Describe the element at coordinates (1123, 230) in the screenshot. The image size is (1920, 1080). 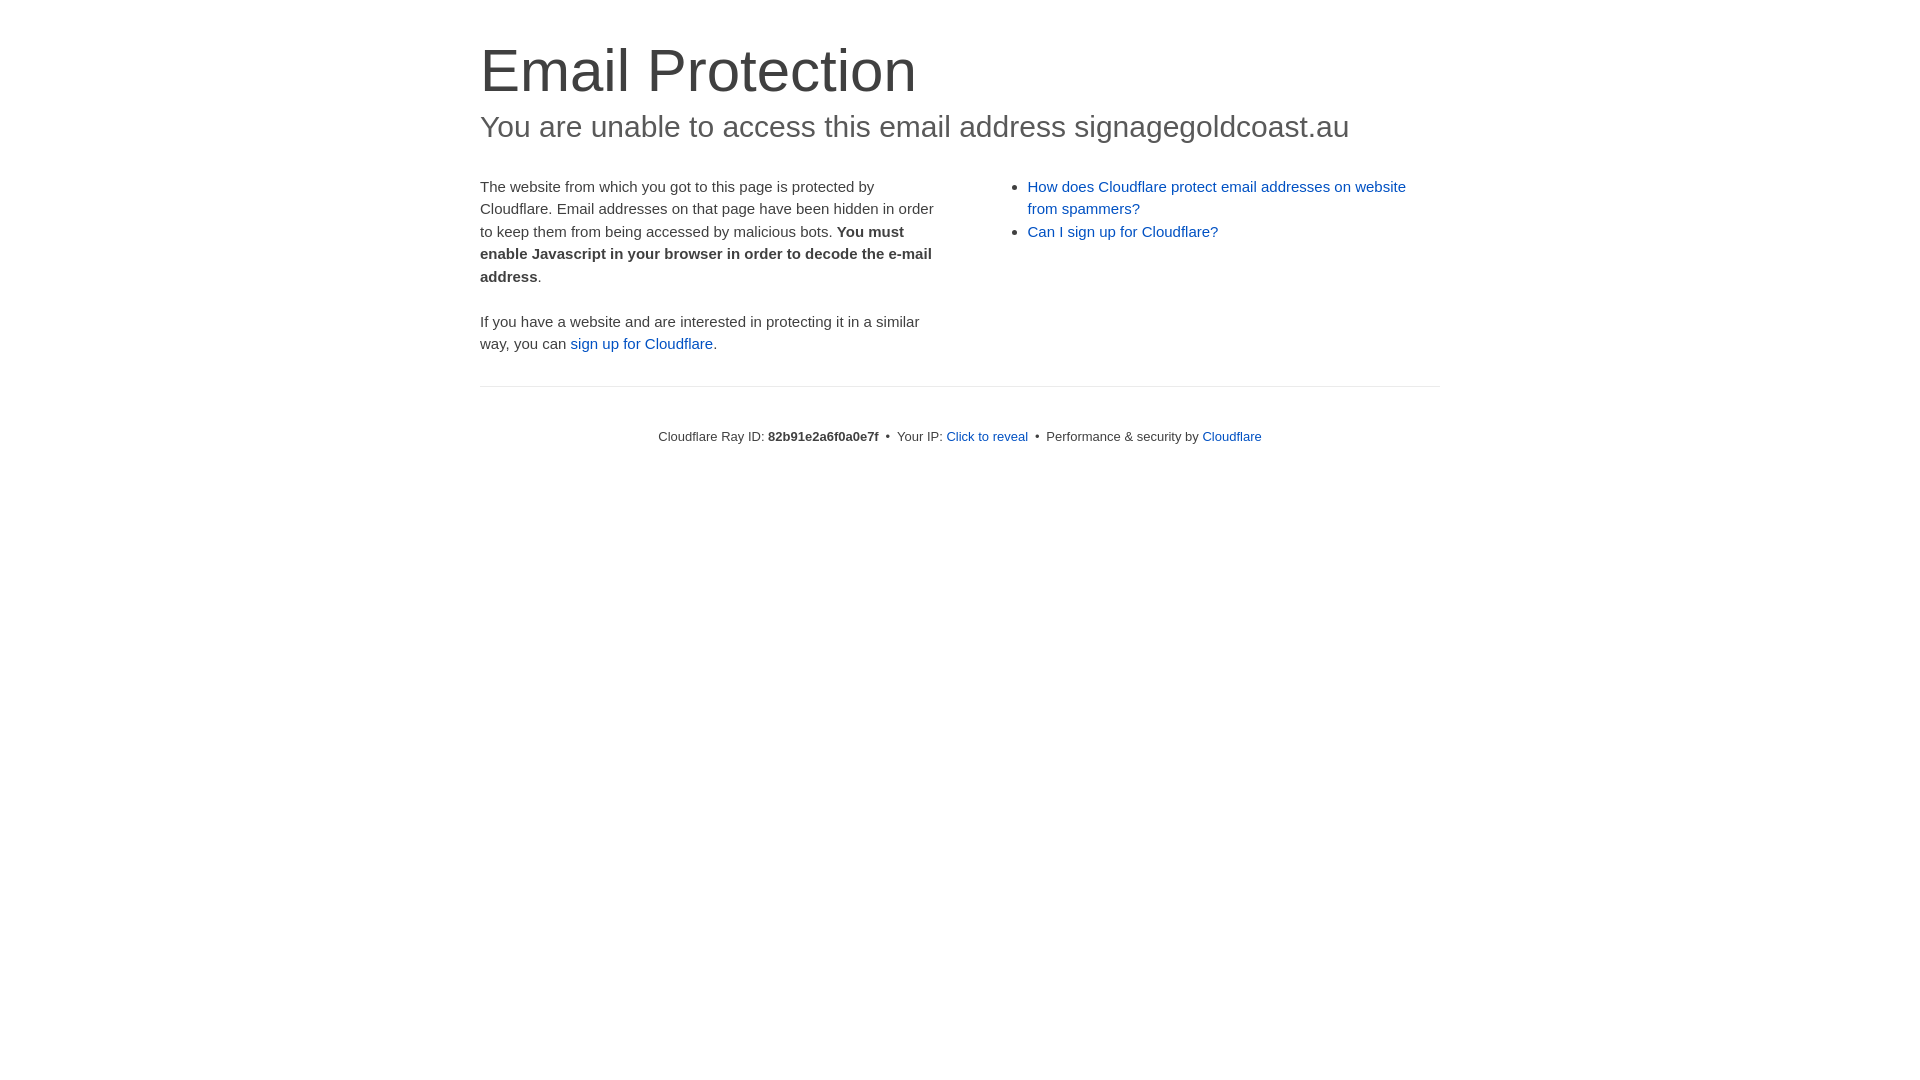
I see `'Can I sign up for Cloudflare?'` at that location.